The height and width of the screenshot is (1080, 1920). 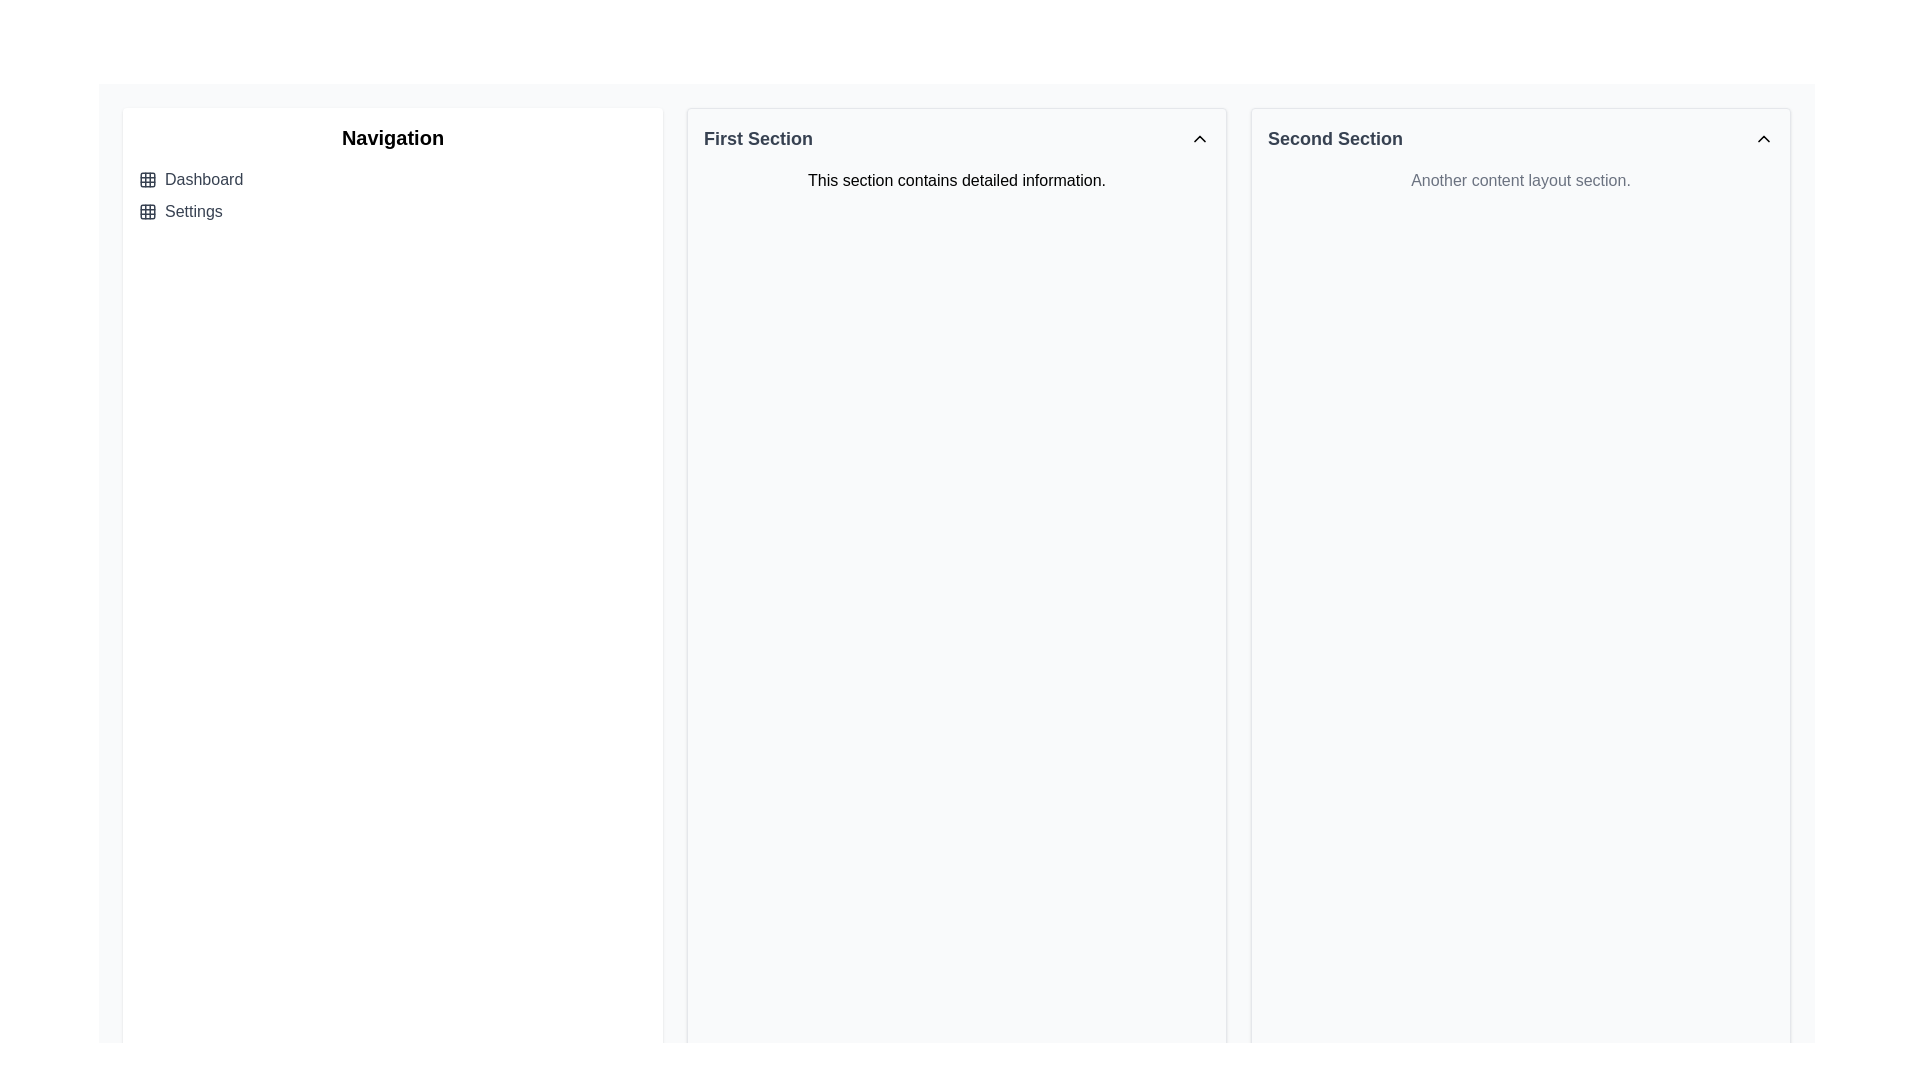 What do you see at coordinates (393, 137) in the screenshot?
I see `the header text label of the navigation pane located at the top of the vertical navigation panel on the left side of the layout` at bounding box center [393, 137].